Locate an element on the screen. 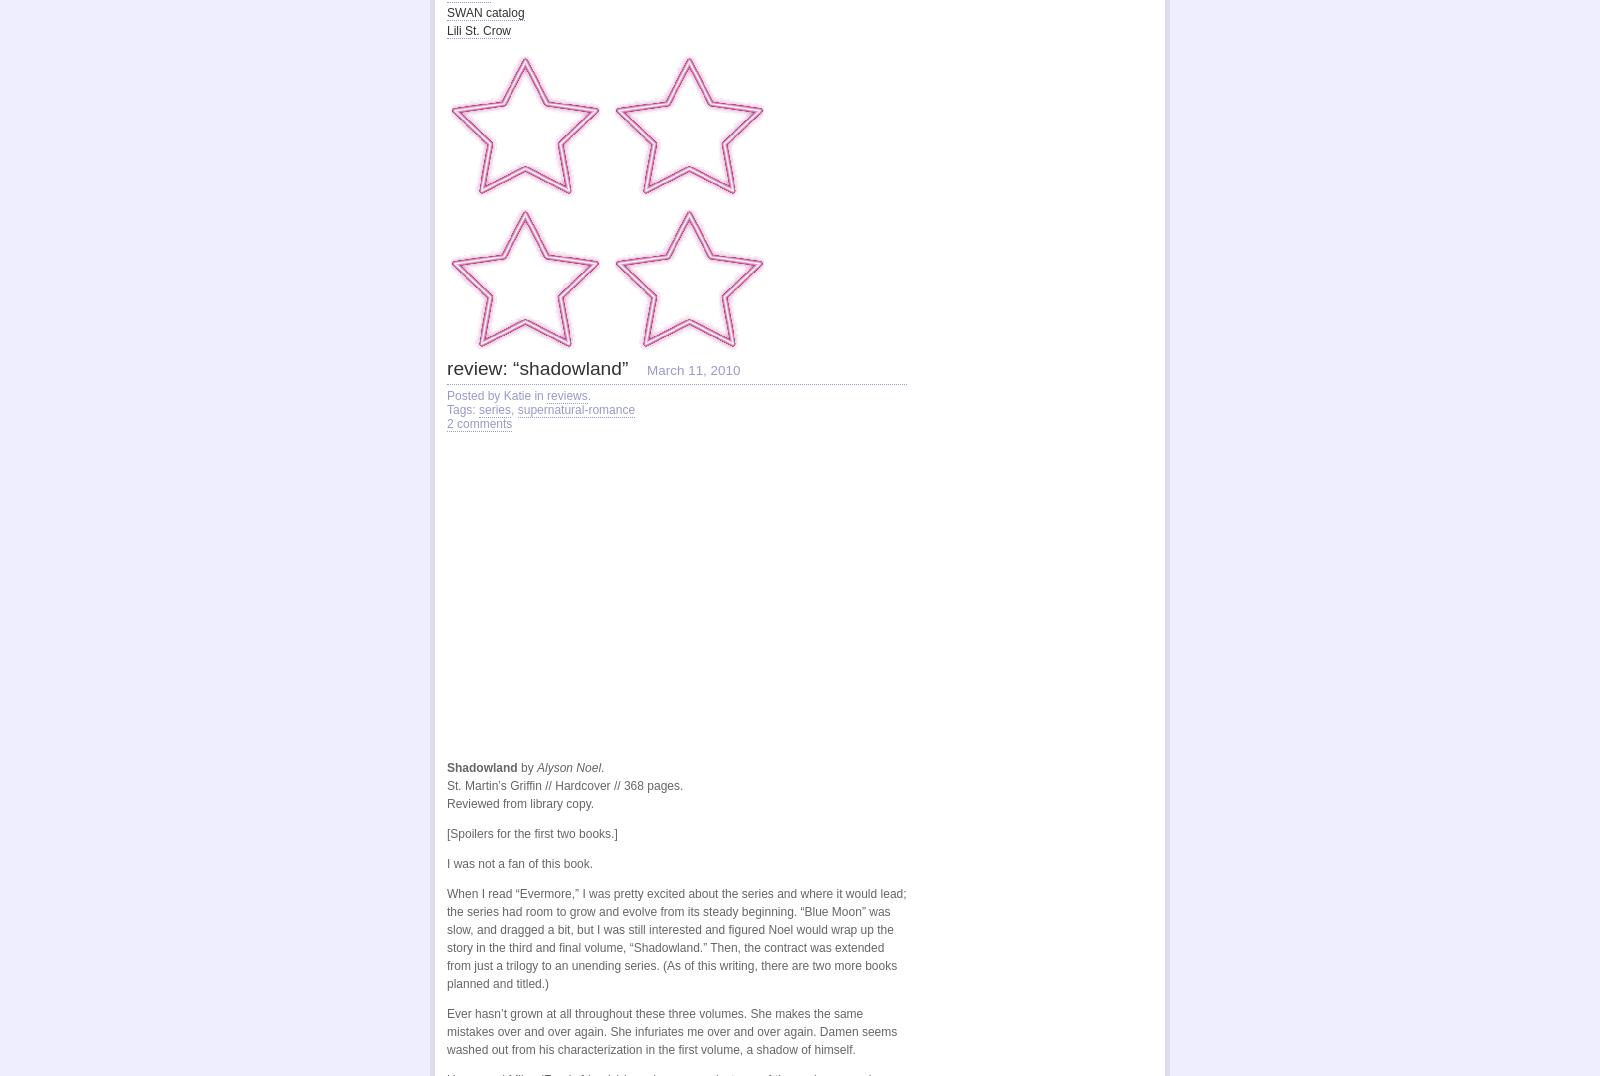  'review: “shadowland”' is located at coordinates (446, 367).